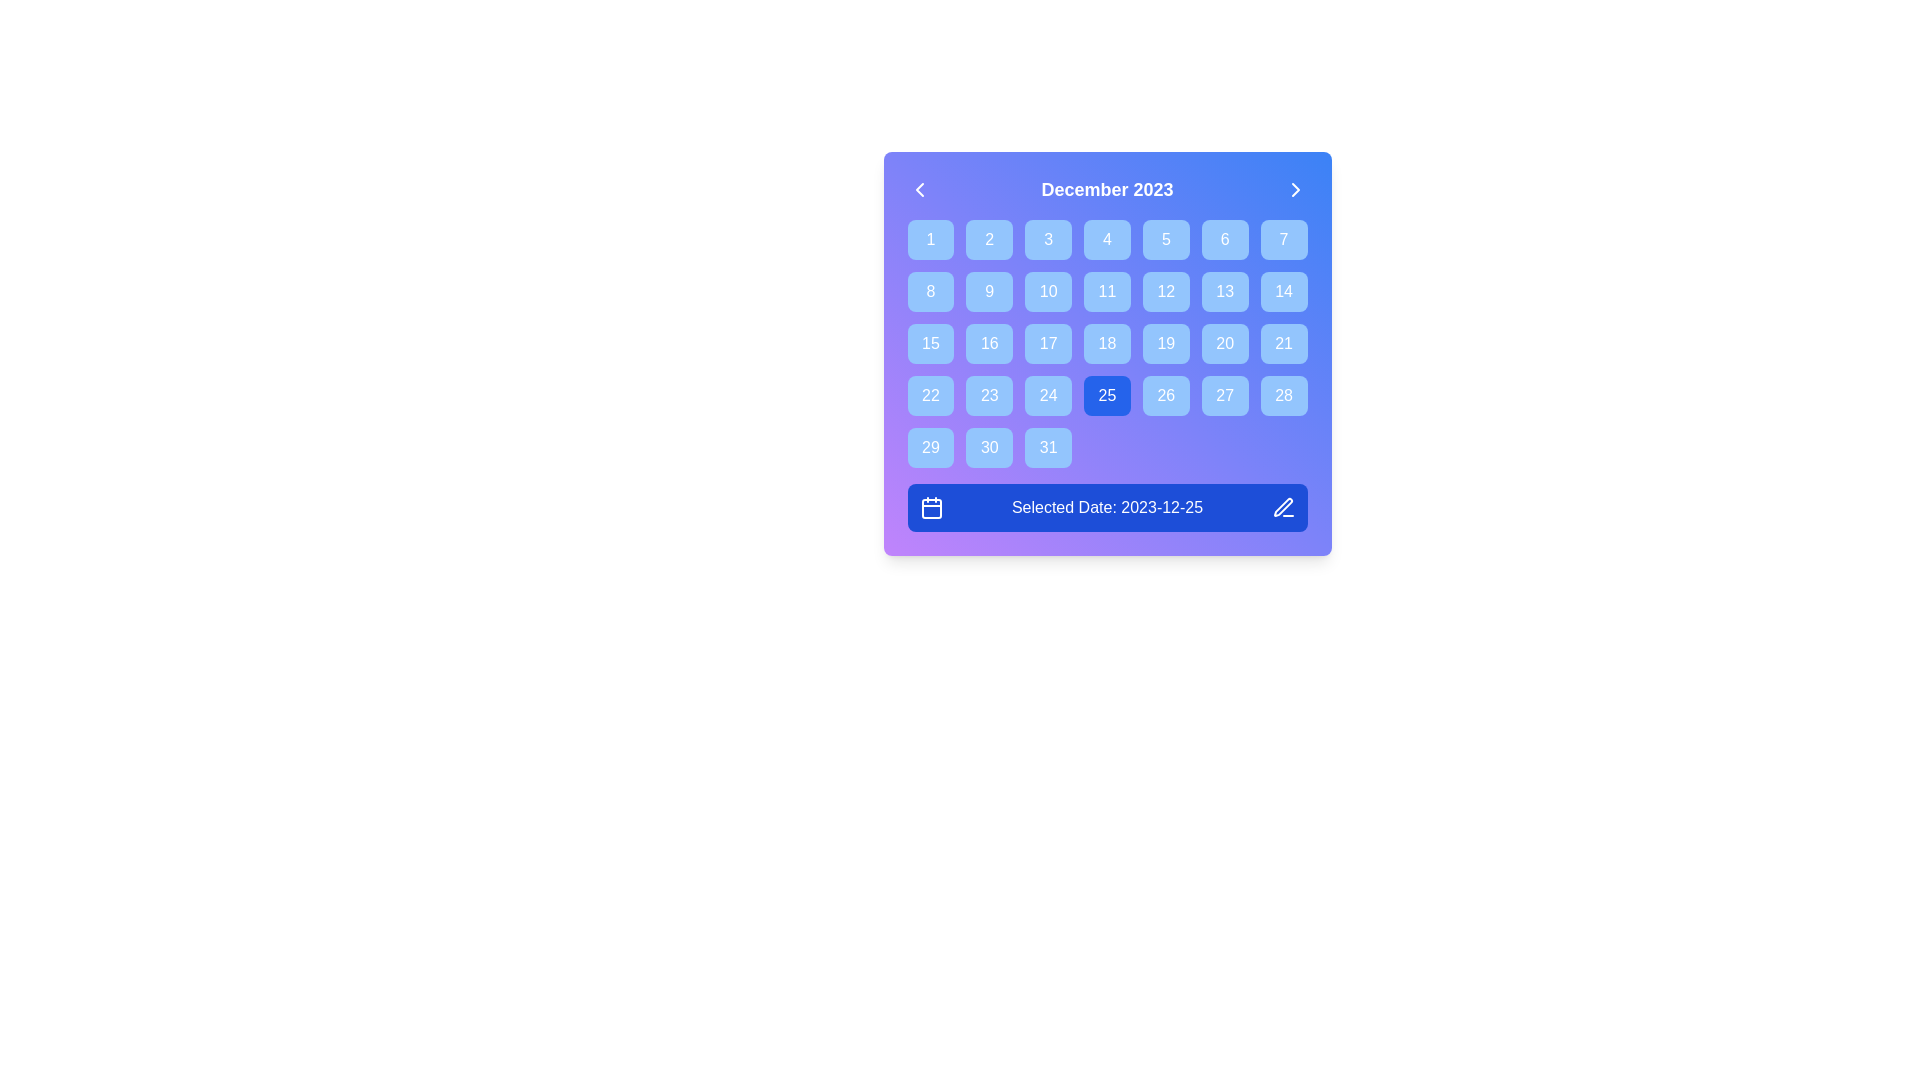 This screenshot has width=1920, height=1080. What do you see at coordinates (1284, 238) in the screenshot?
I see `the rounded square button with a light blue background containing the white number '7', which is the seventh item in the first row of a 7-column grid layout` at bounding box center [1284, 238].